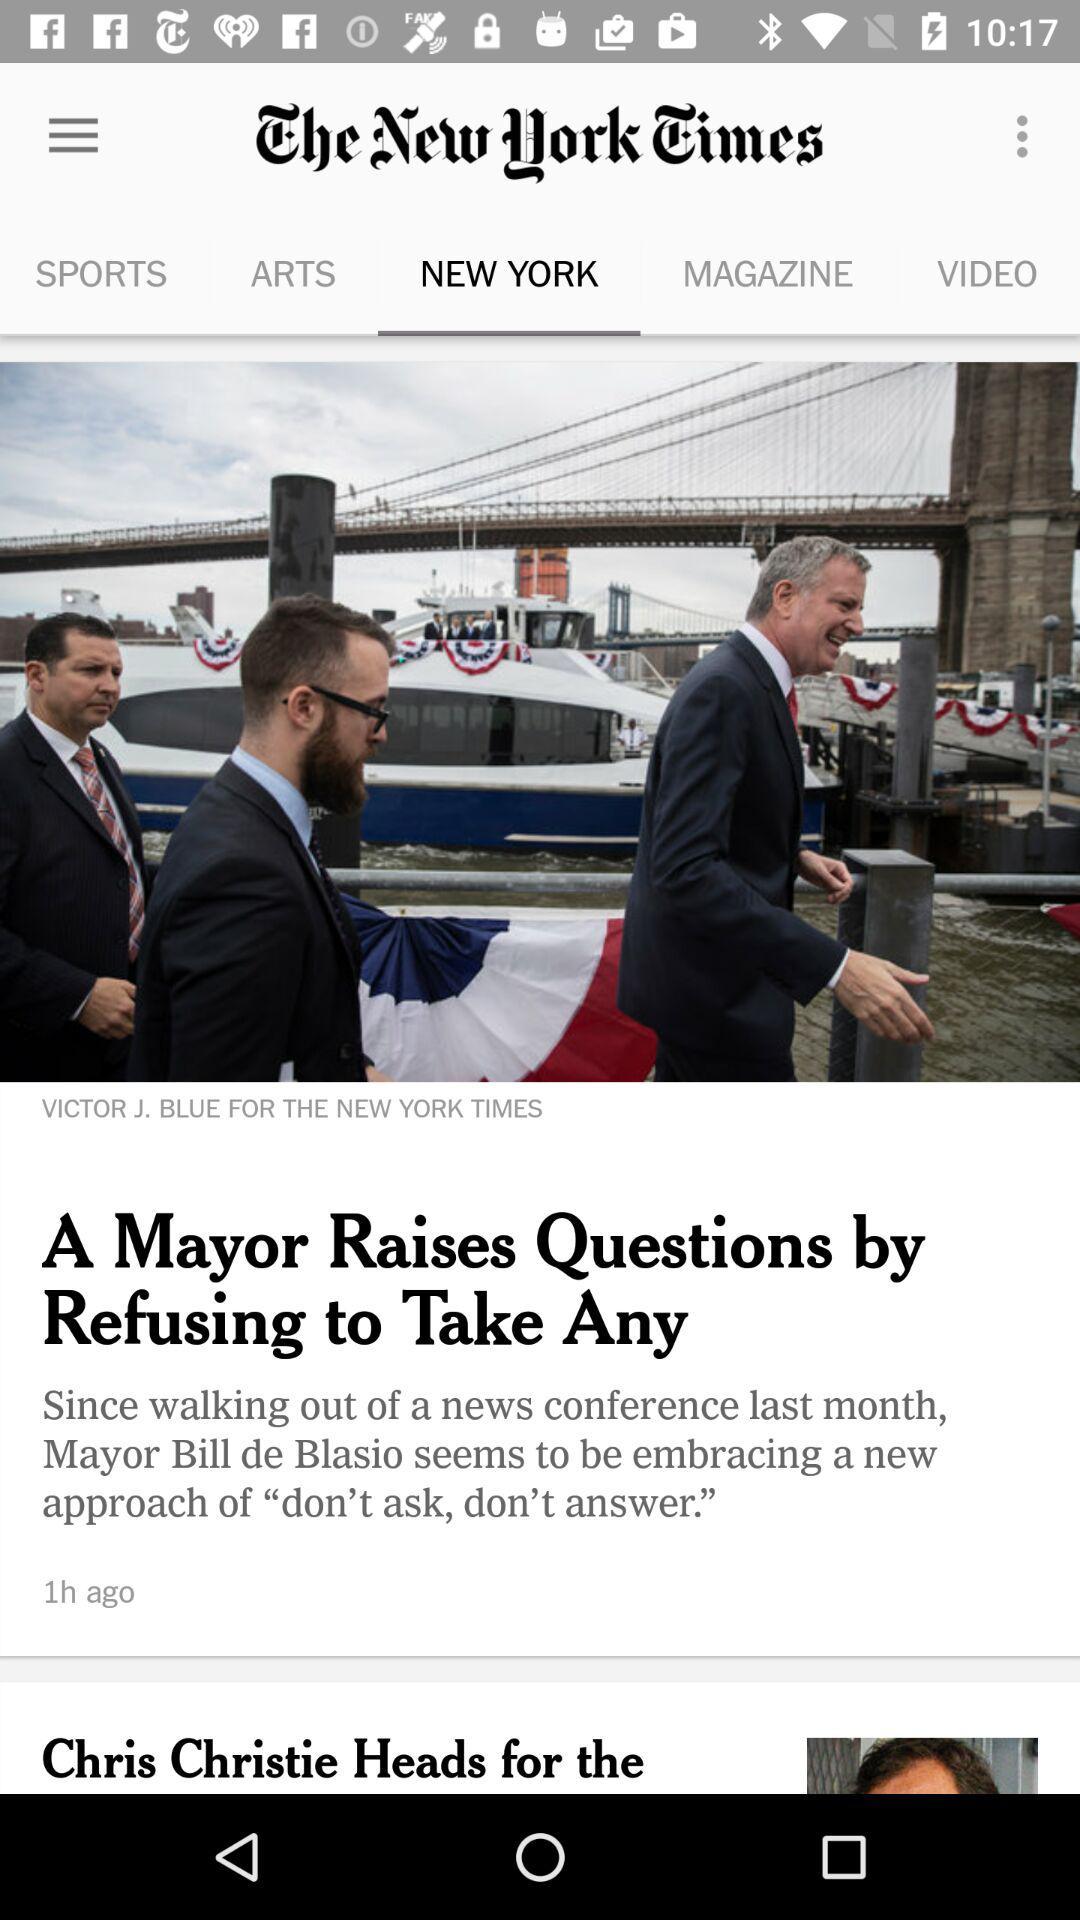 The image size is (1080, 1920). What do you see at coordinates (104, 272) in the screenshot?
I see `the sports icon` at bounding box center [104, 272].